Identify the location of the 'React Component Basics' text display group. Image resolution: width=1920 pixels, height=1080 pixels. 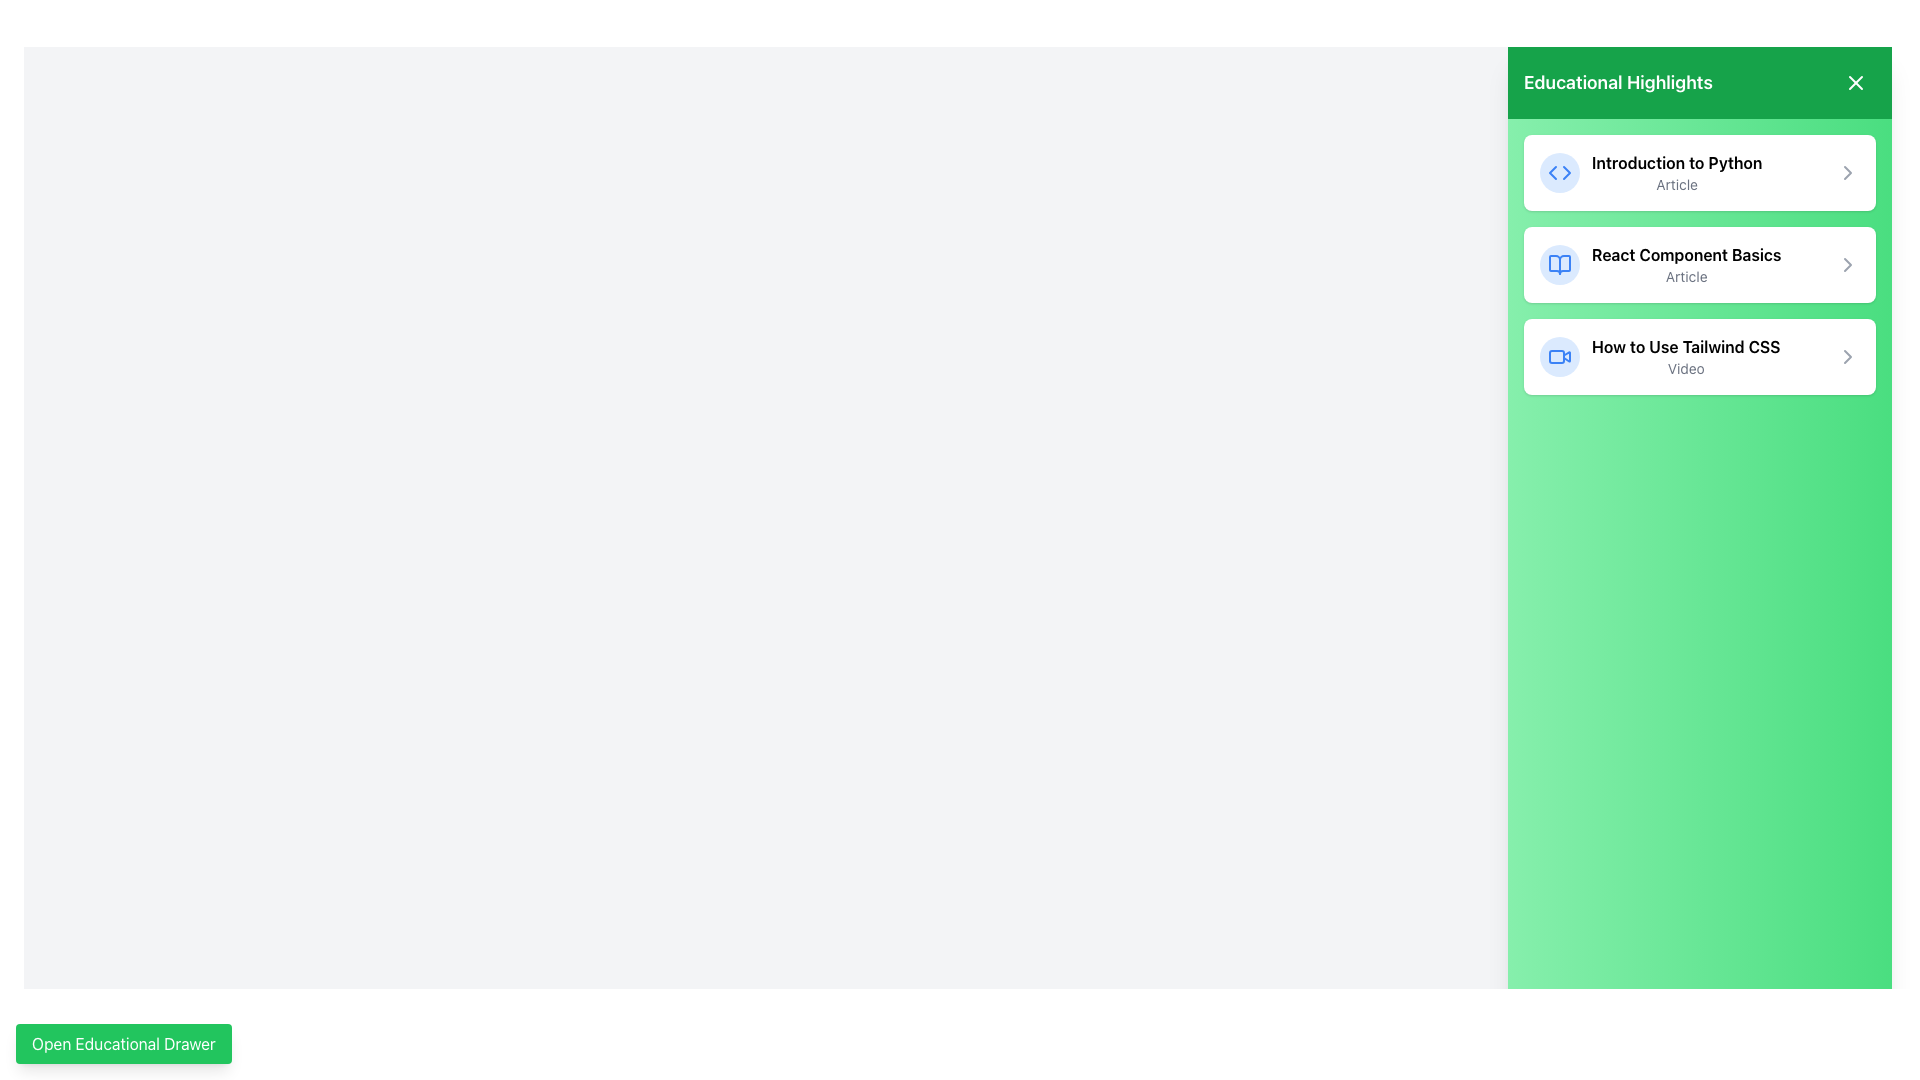
(1685, 264).